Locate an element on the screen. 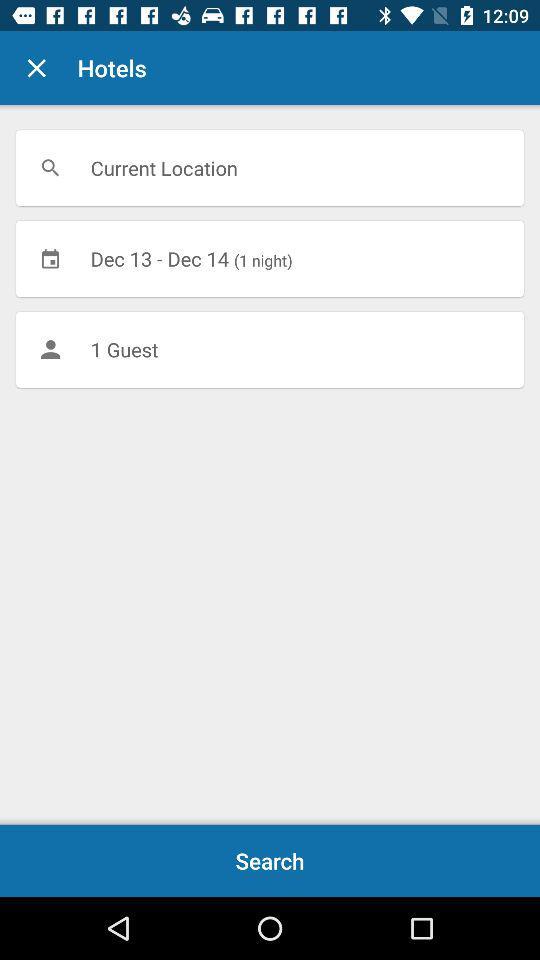 This screenshot has width=540, height=960. 1 guest is located at coordinates (270, 349).